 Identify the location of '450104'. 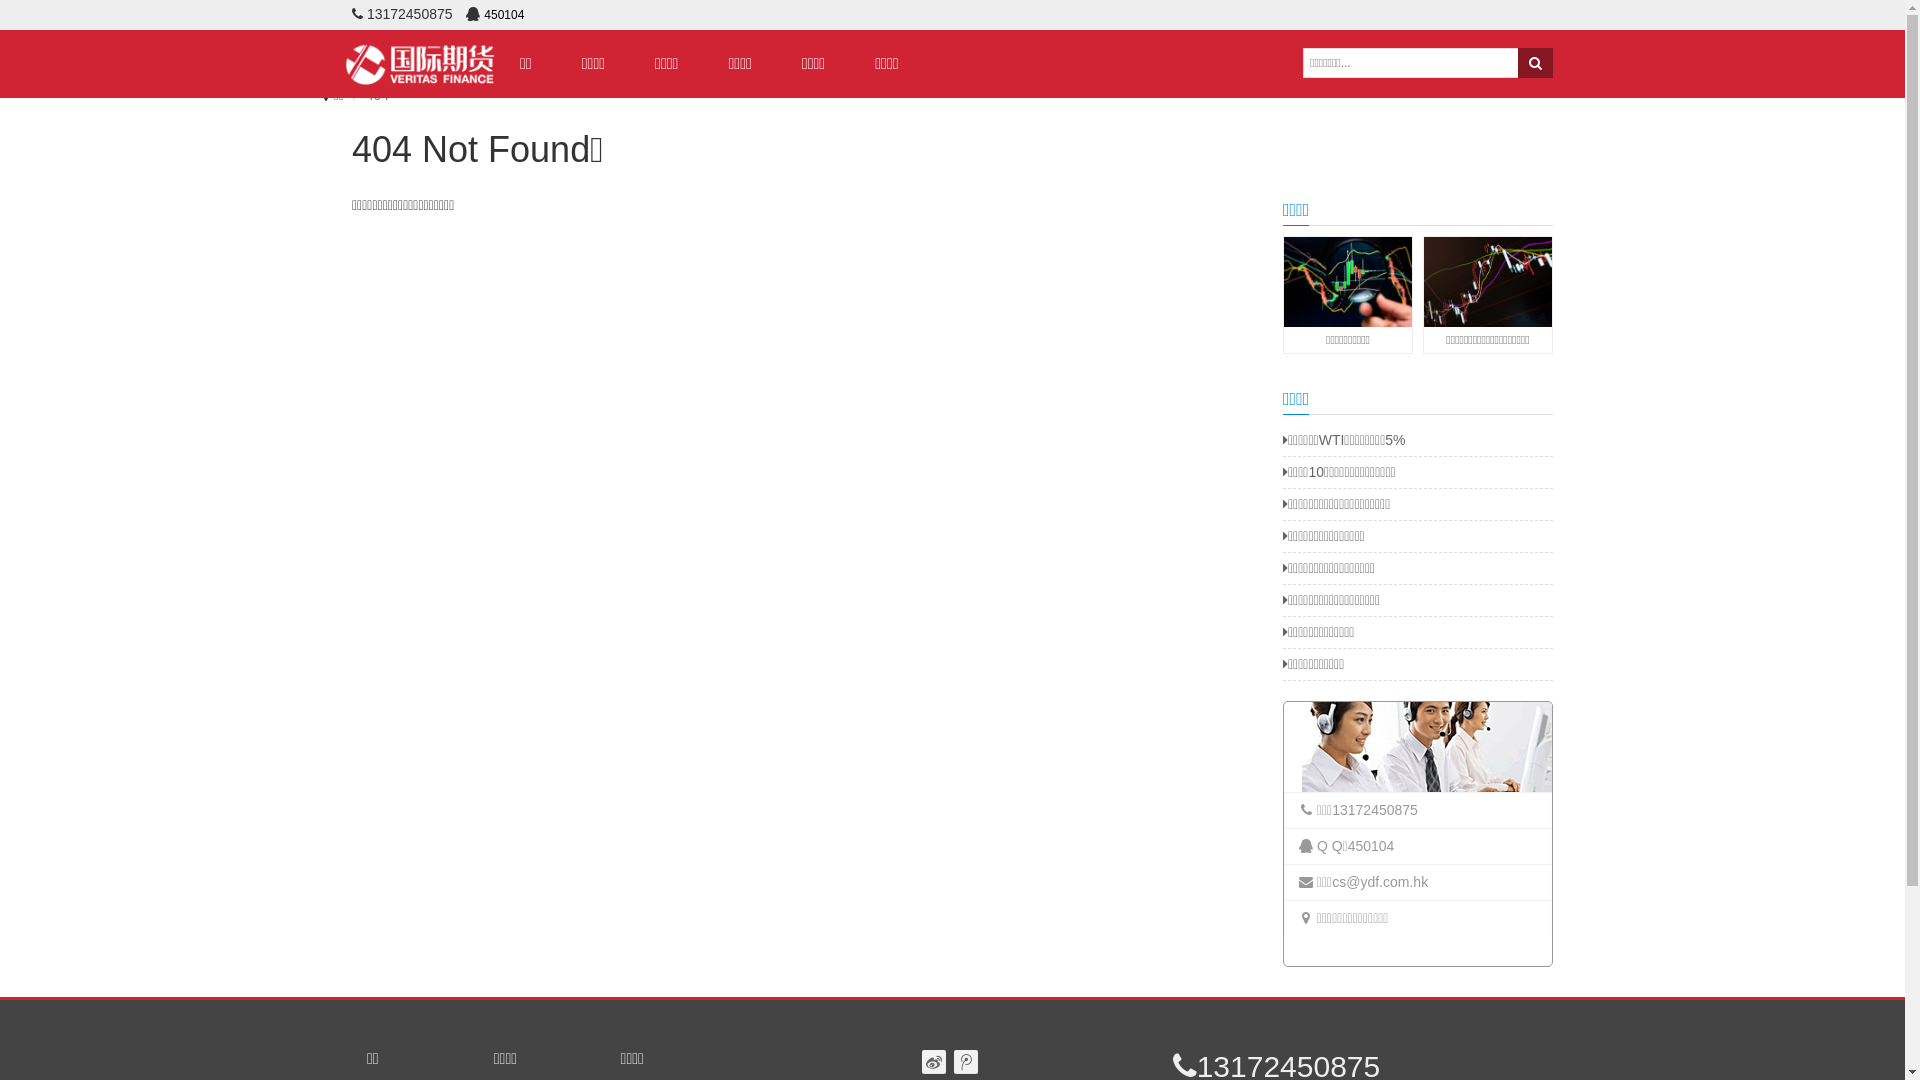
(504, 15).